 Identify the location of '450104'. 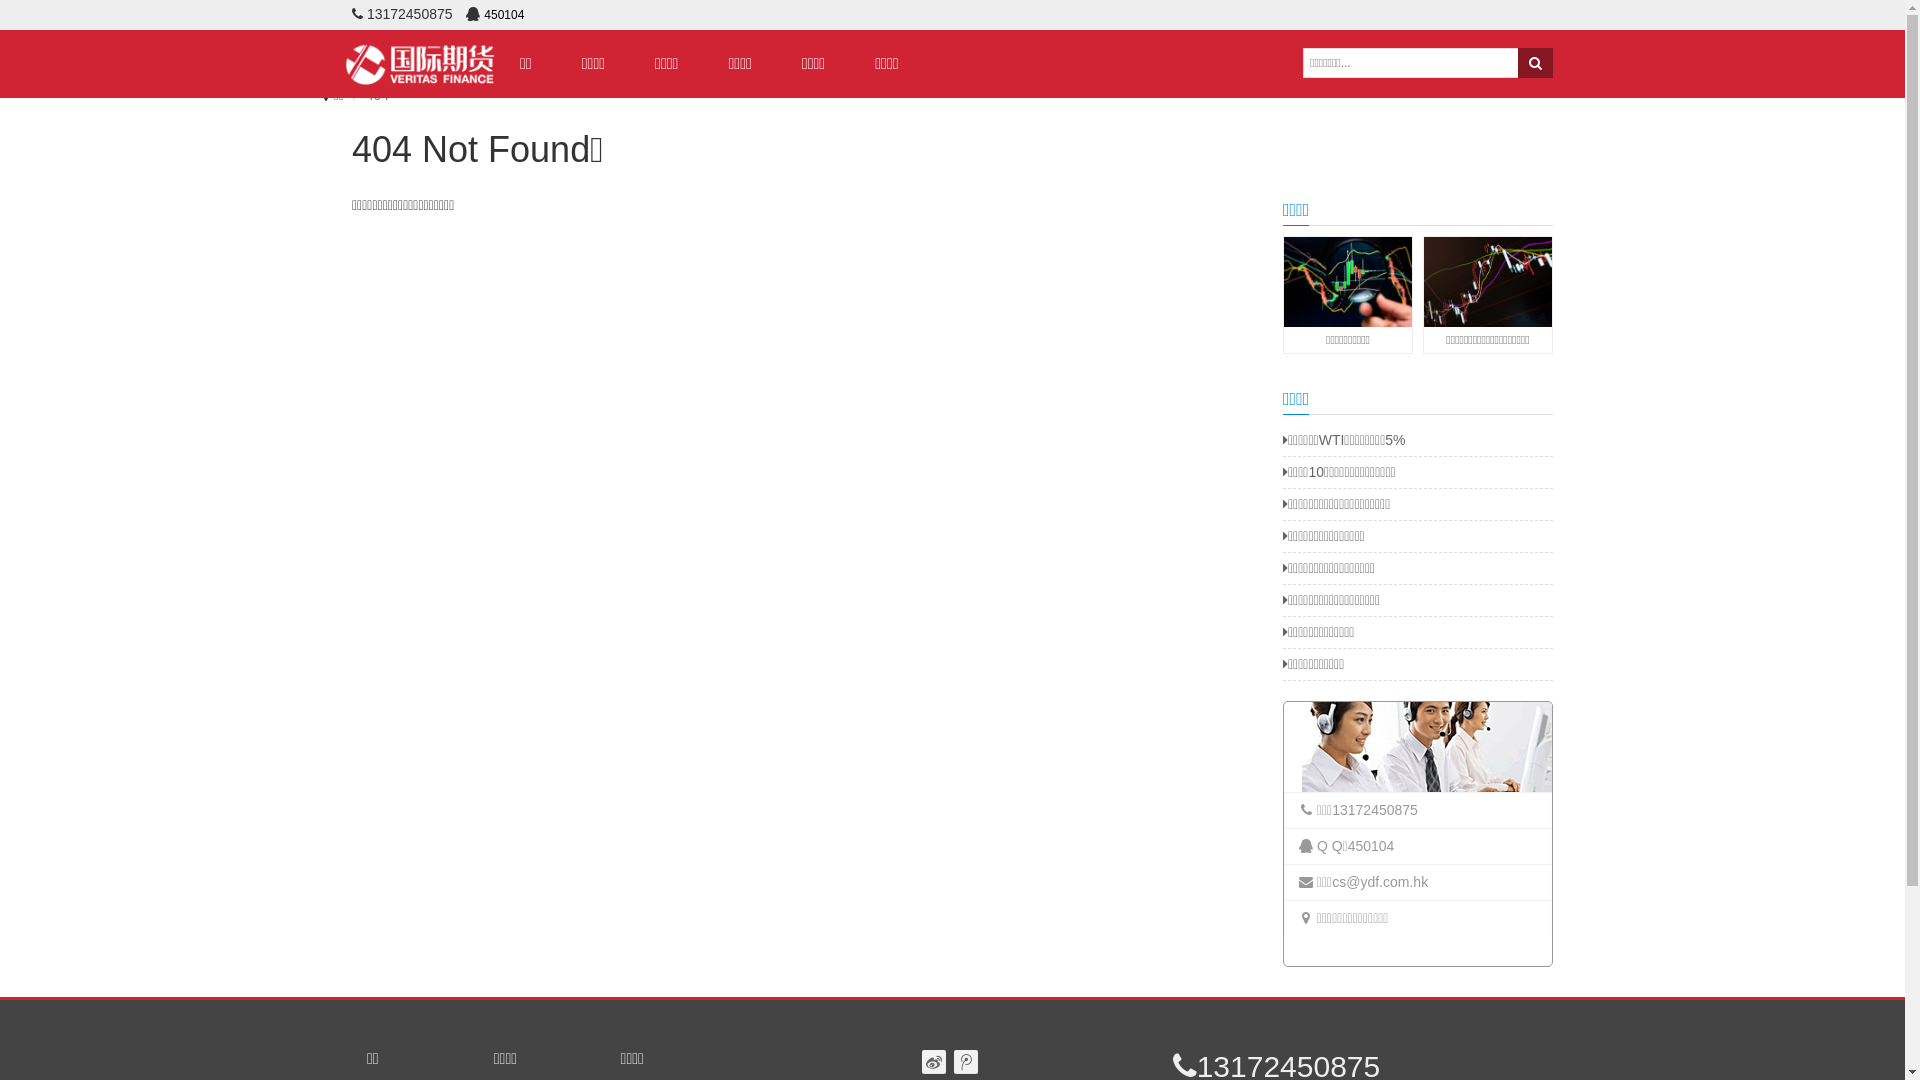
(504, 15).